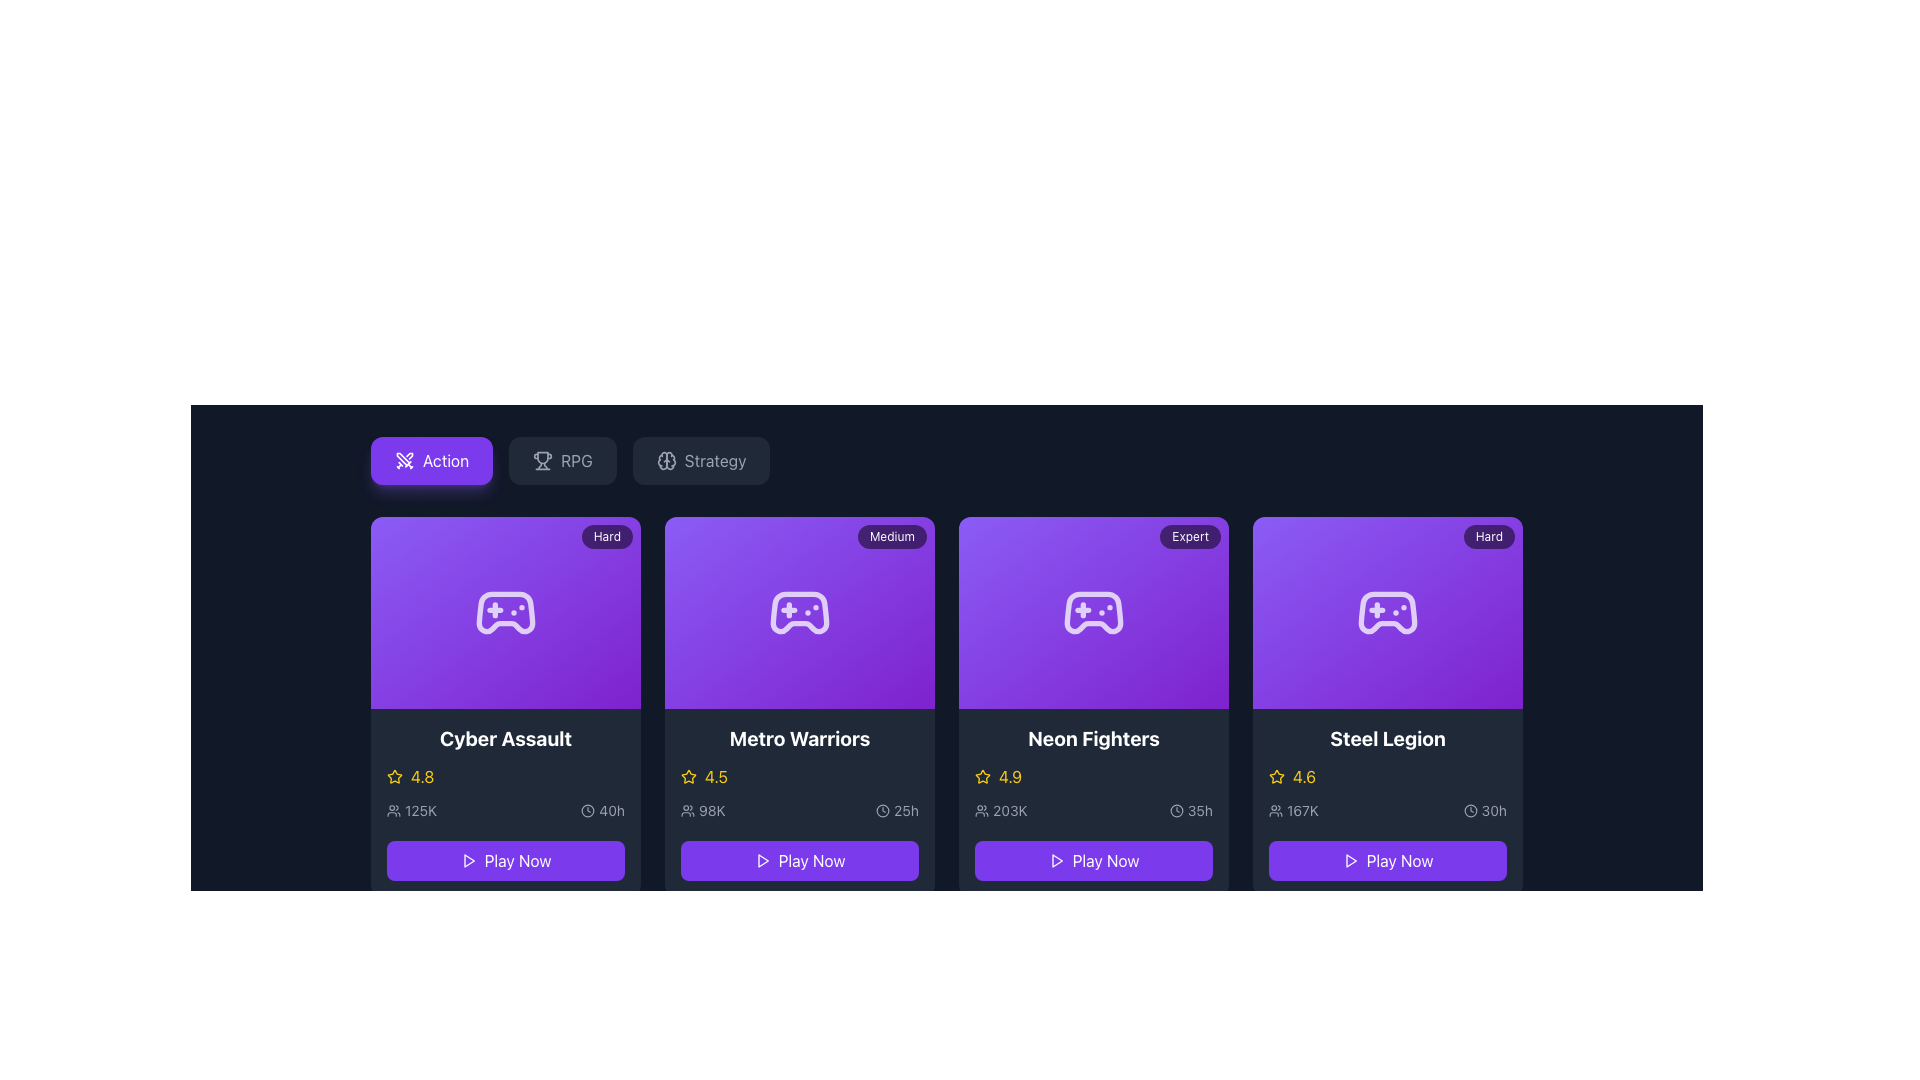 This screenshot has width=1920, height=1080. I want to click on the text displaying the number of participants or followers in the 'Metro Warriors' section, positioned below the rating information and to the left of the time information, so click(703, 810).